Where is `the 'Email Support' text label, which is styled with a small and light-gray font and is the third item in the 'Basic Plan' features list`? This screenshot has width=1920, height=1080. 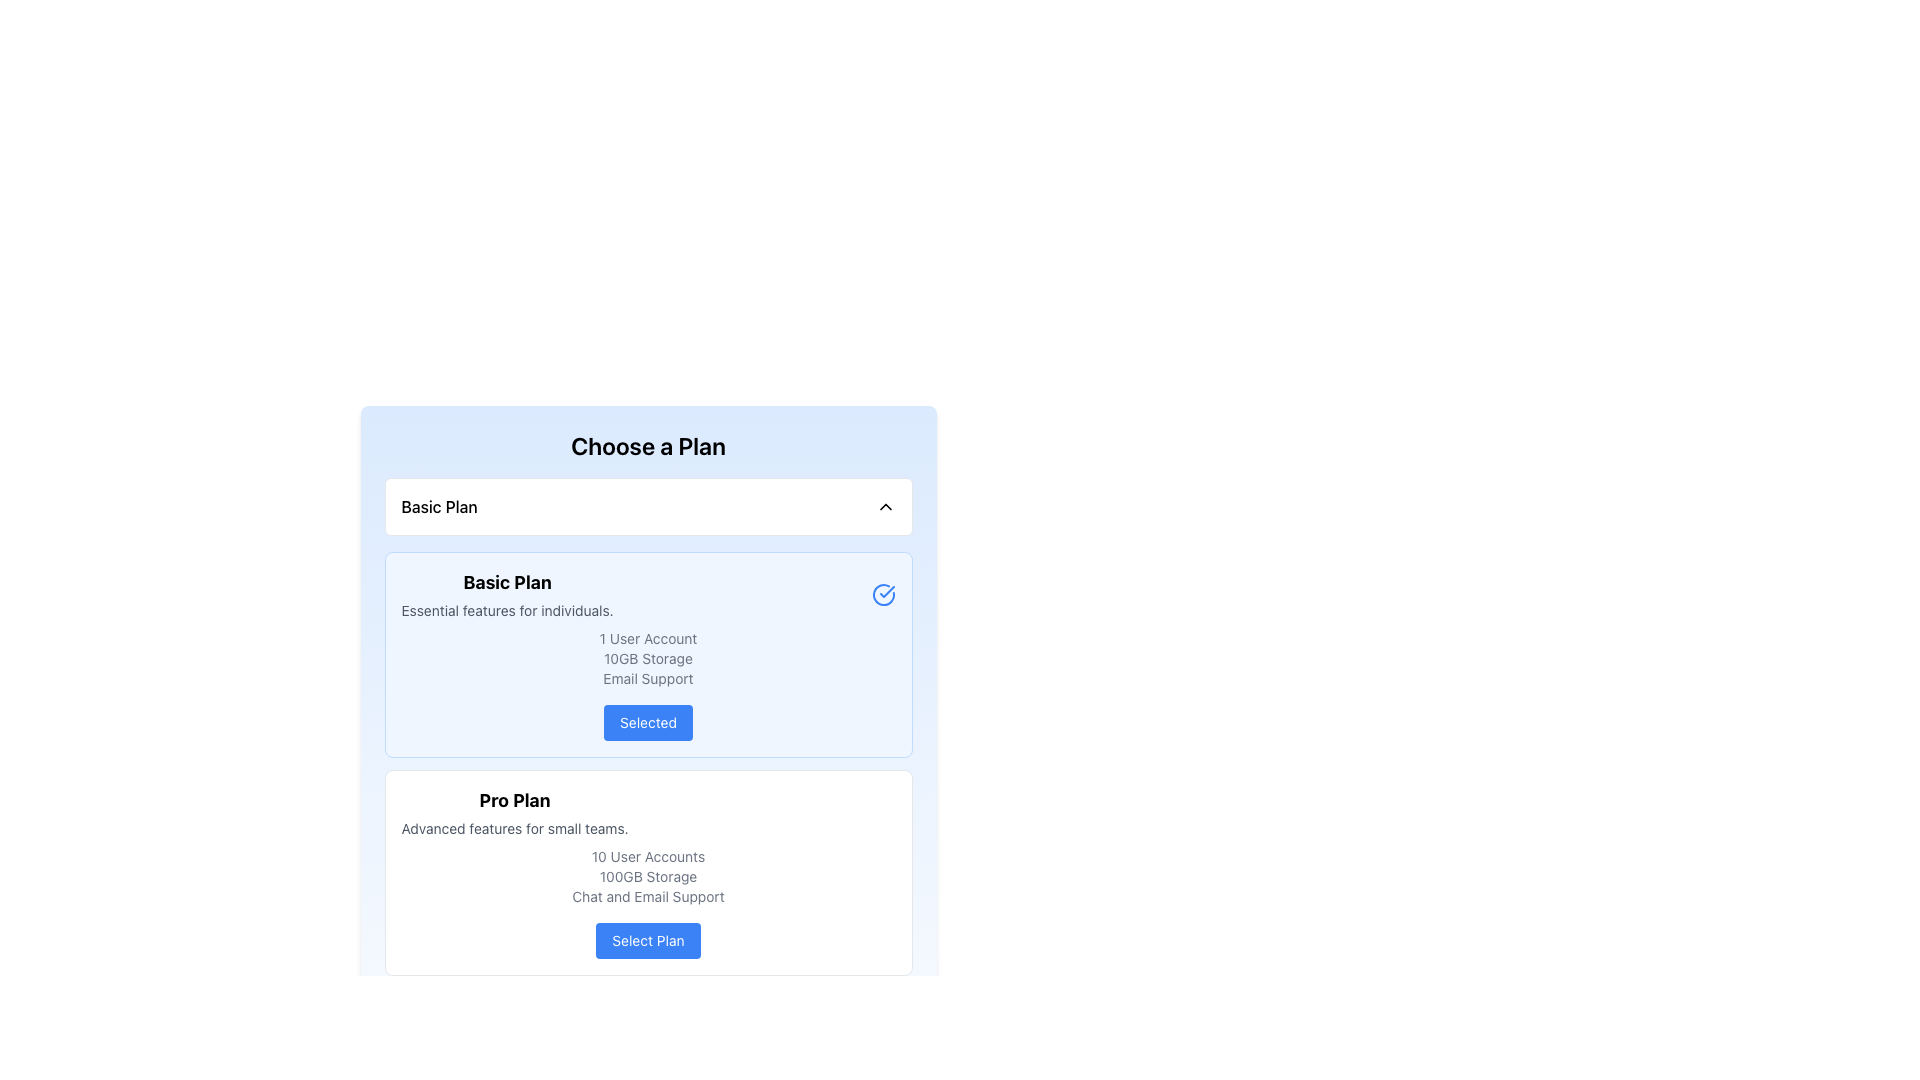 the 'Email Support' text label, which is styled with a small and light-gray font and is the third item in the 'Basic Plan' features list is located at coordinates (648, 677).